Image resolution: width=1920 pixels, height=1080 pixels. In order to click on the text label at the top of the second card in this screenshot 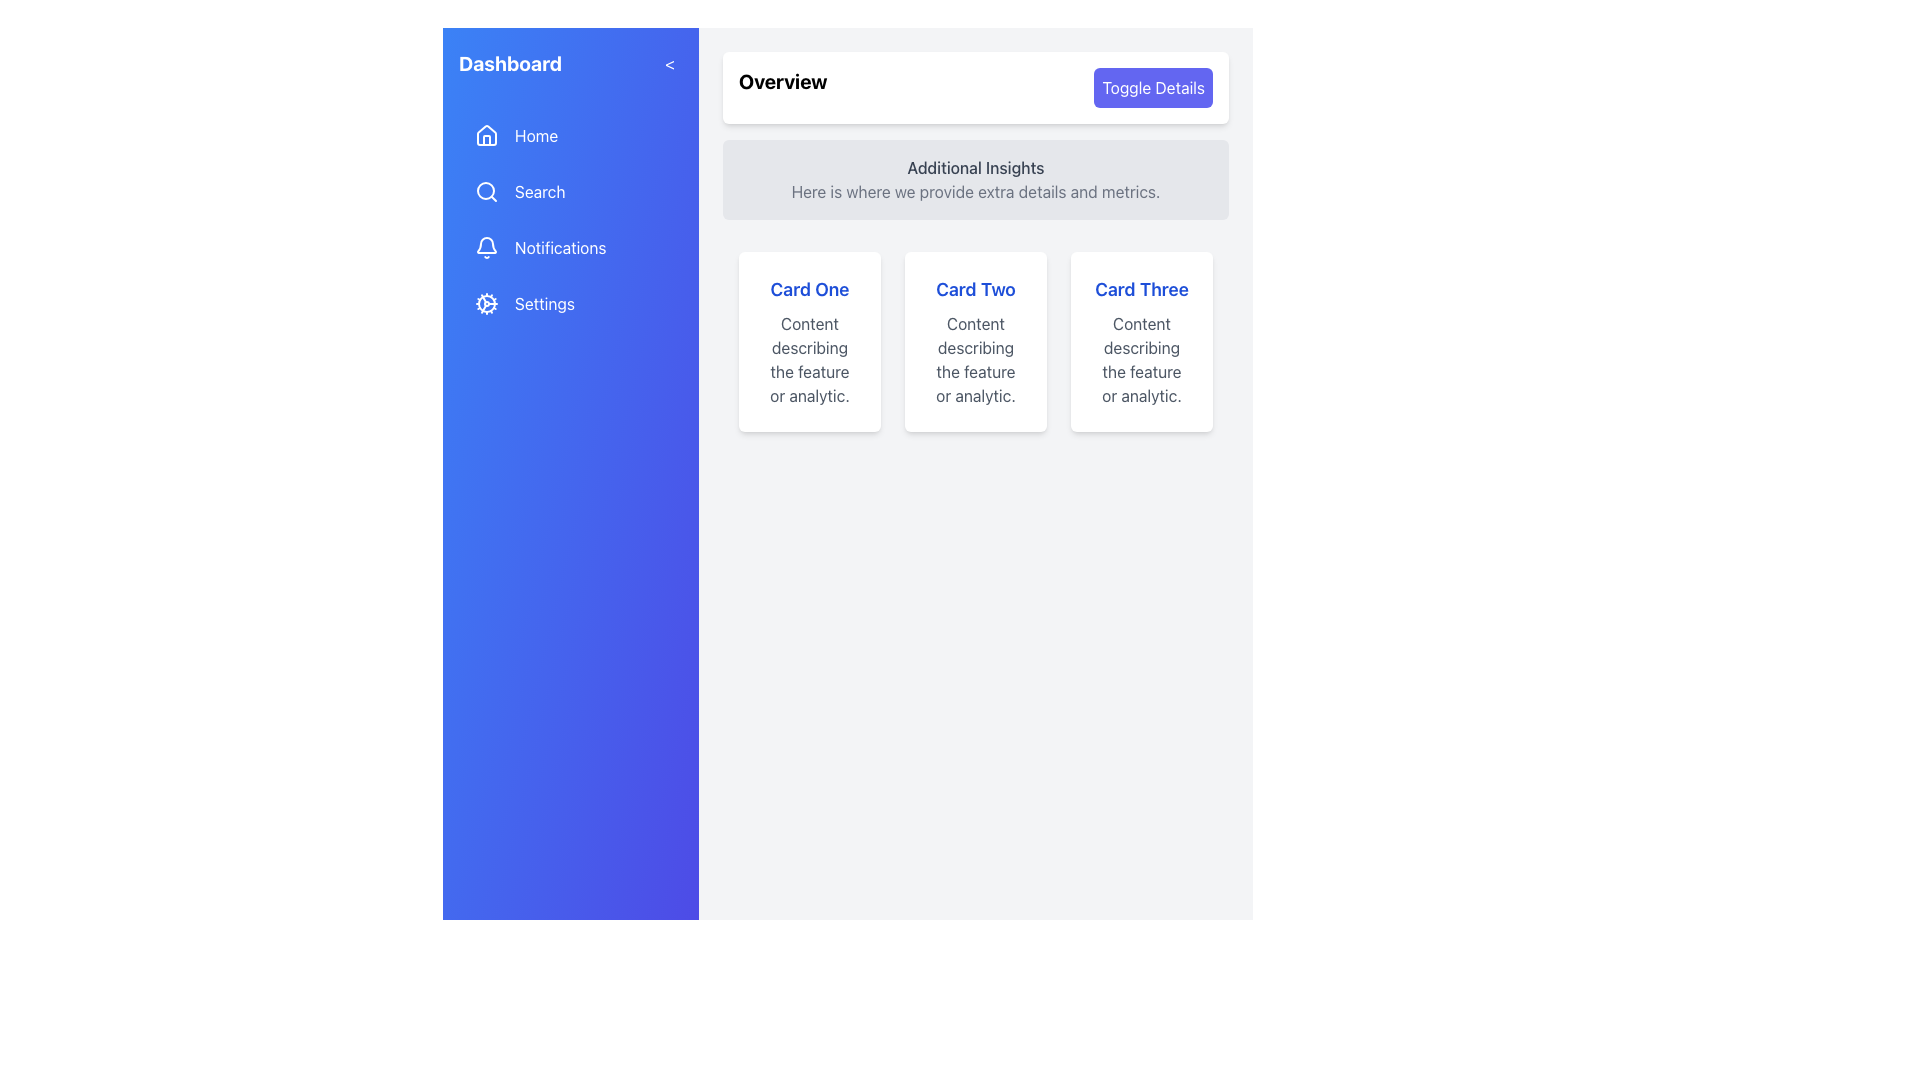, I will do `click(975, 289)`.